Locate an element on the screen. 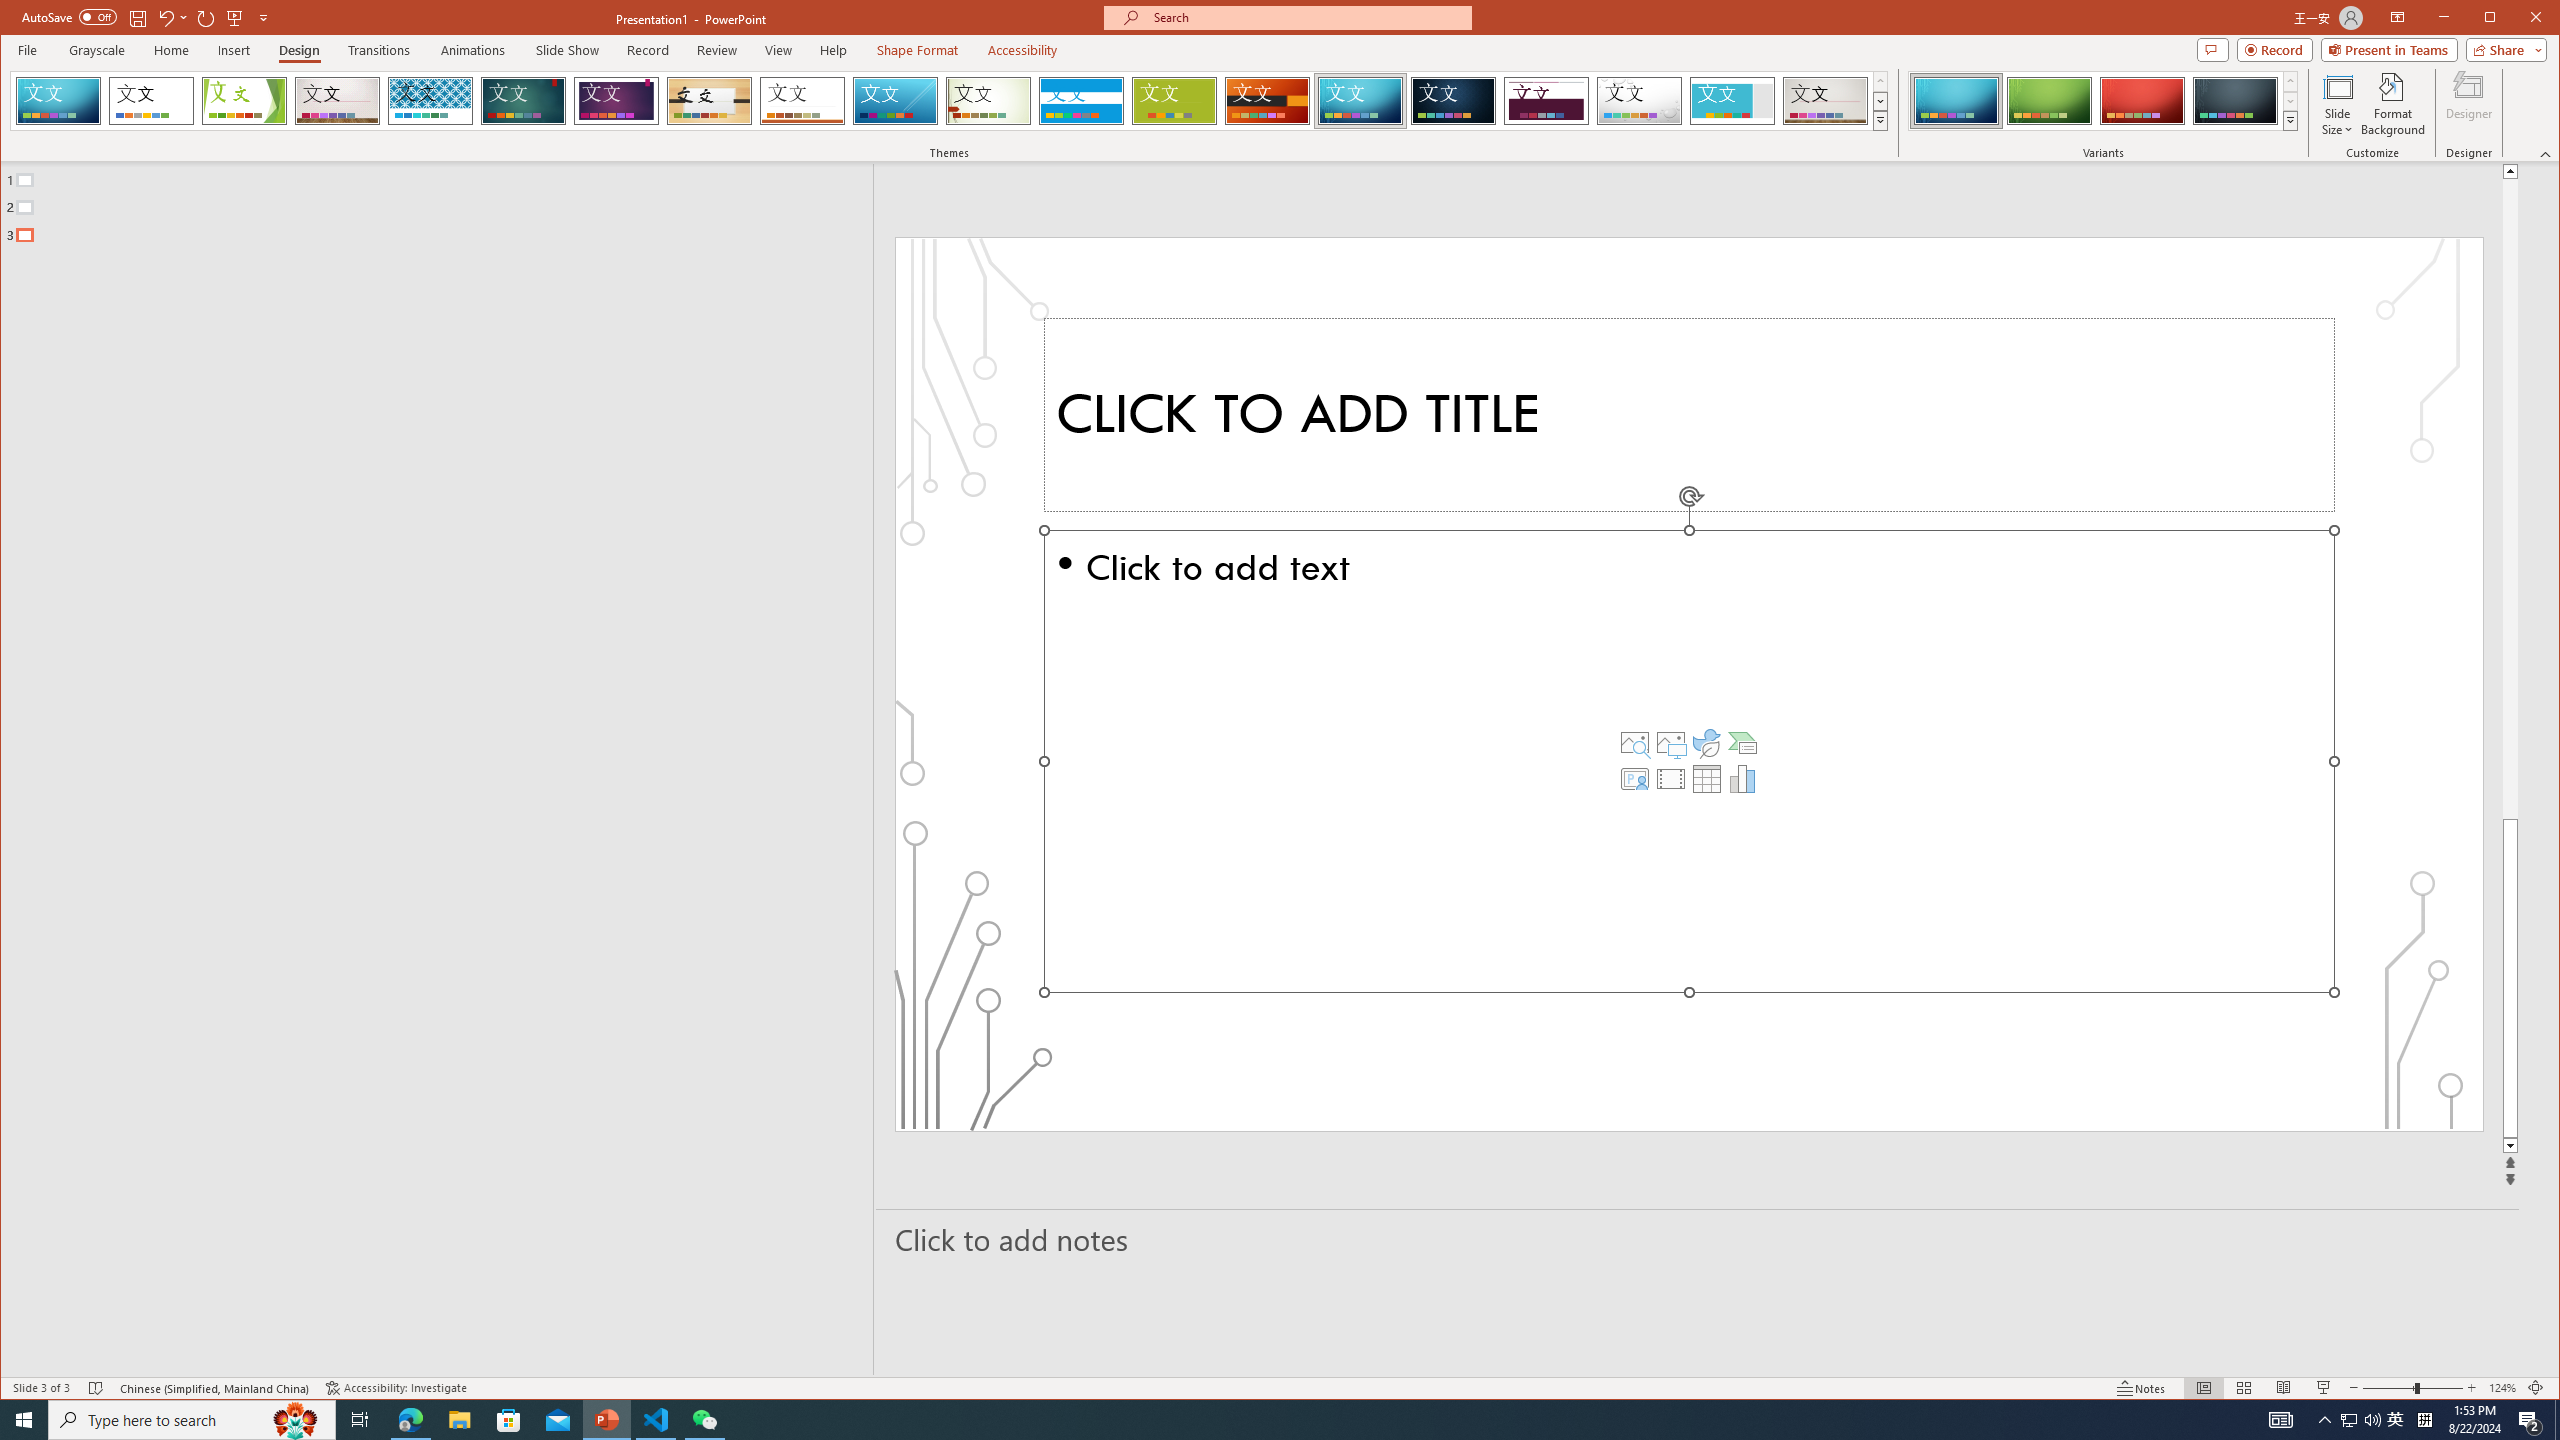 This screenshot has width=2560, height=1440. 'Circuit Variant 3' is located at coordinates (2141, 100).